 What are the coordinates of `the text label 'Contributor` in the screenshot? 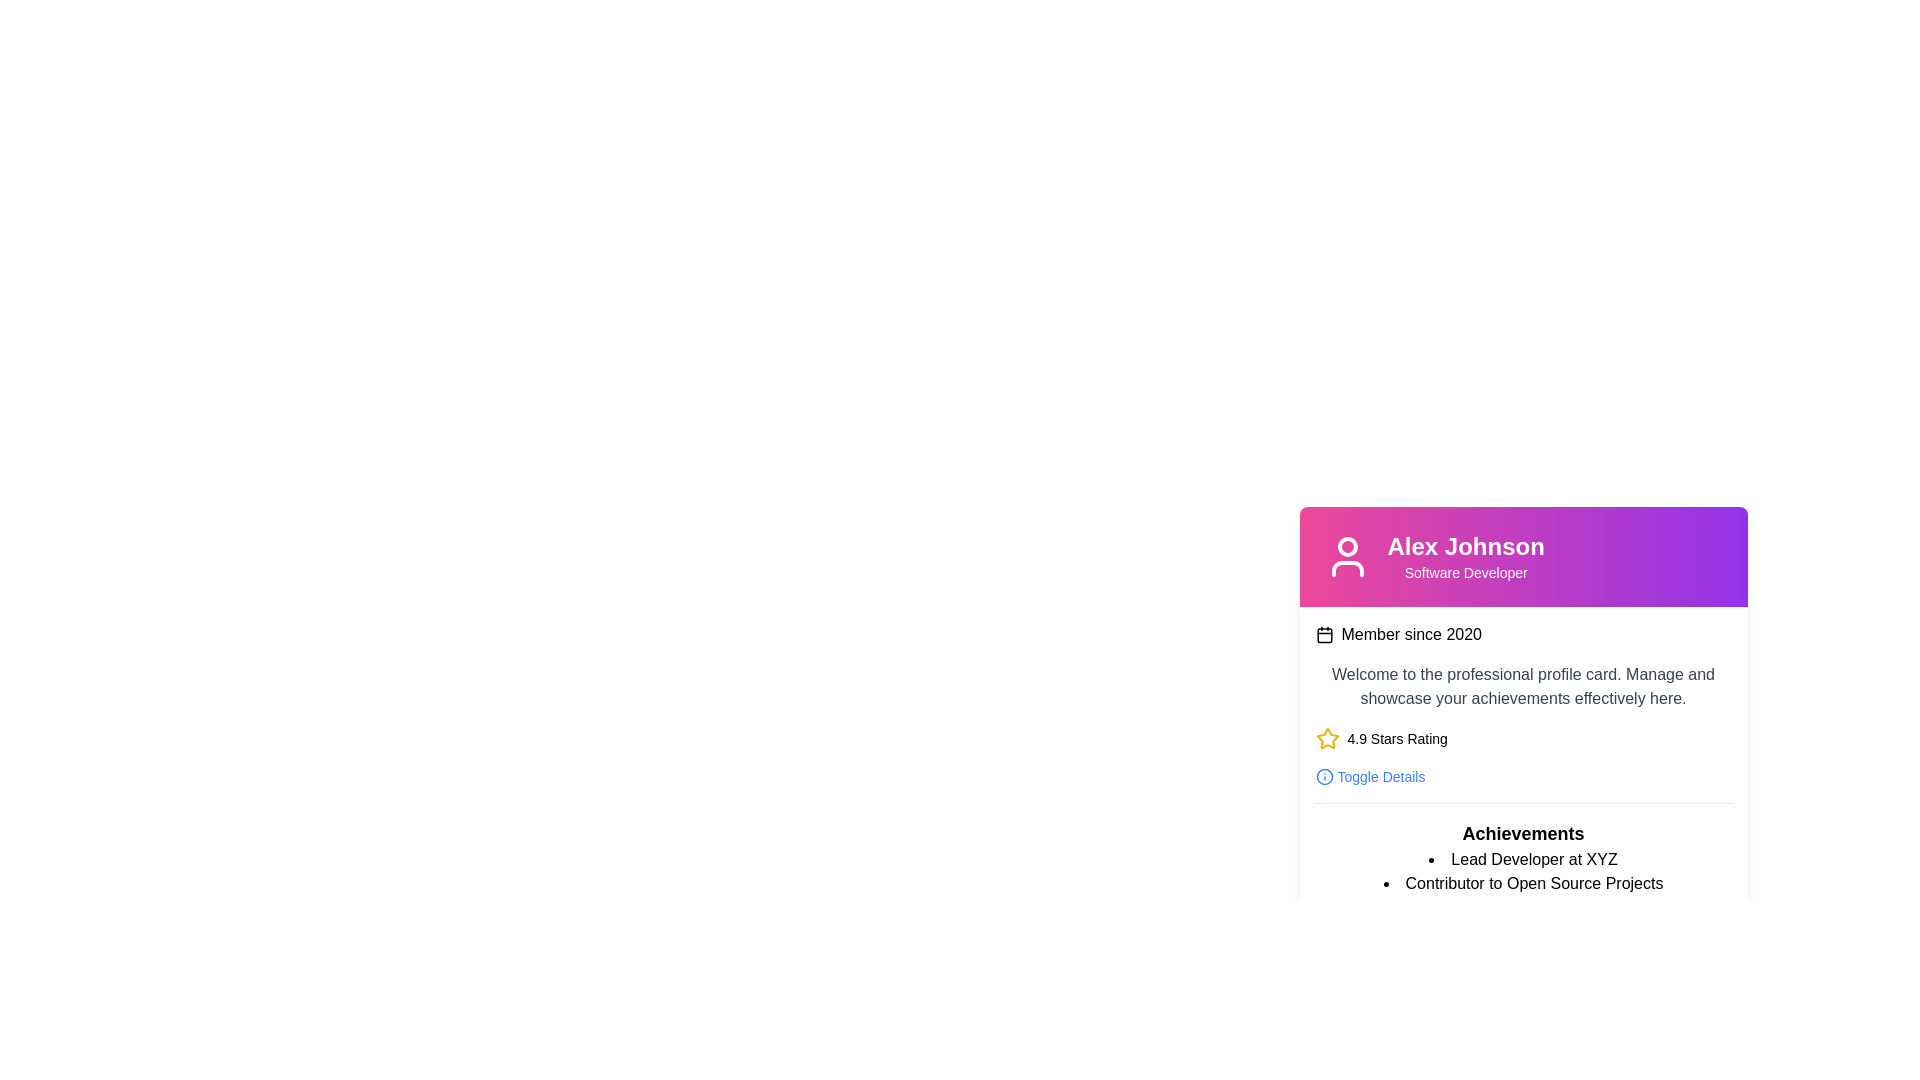 It's located at (1522, 882).